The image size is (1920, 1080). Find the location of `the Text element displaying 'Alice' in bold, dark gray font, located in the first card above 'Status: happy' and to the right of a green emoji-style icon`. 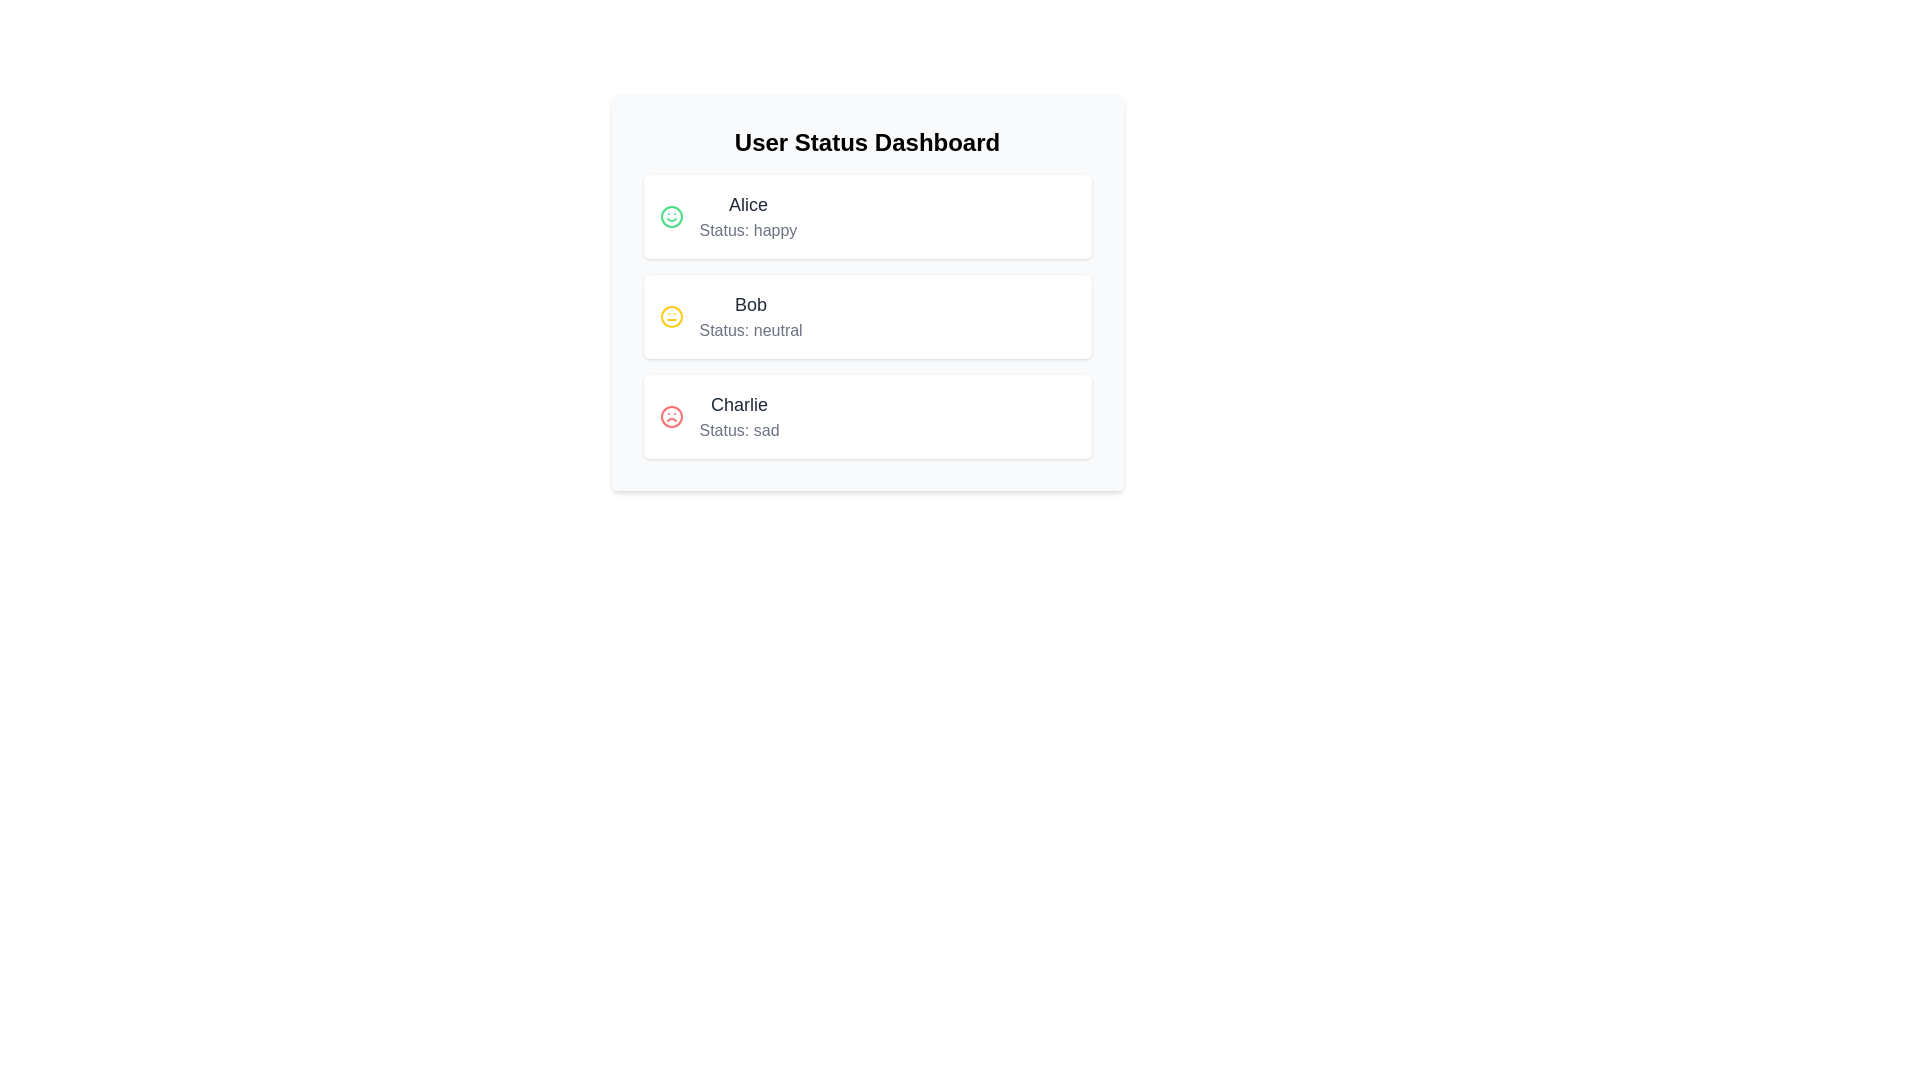

the Text element displaying 'Alice' in bold, dark gray font, located in the first card above 'Status: happy' and to the right of a green emoji-style icon is located at coordinates (747, 204).